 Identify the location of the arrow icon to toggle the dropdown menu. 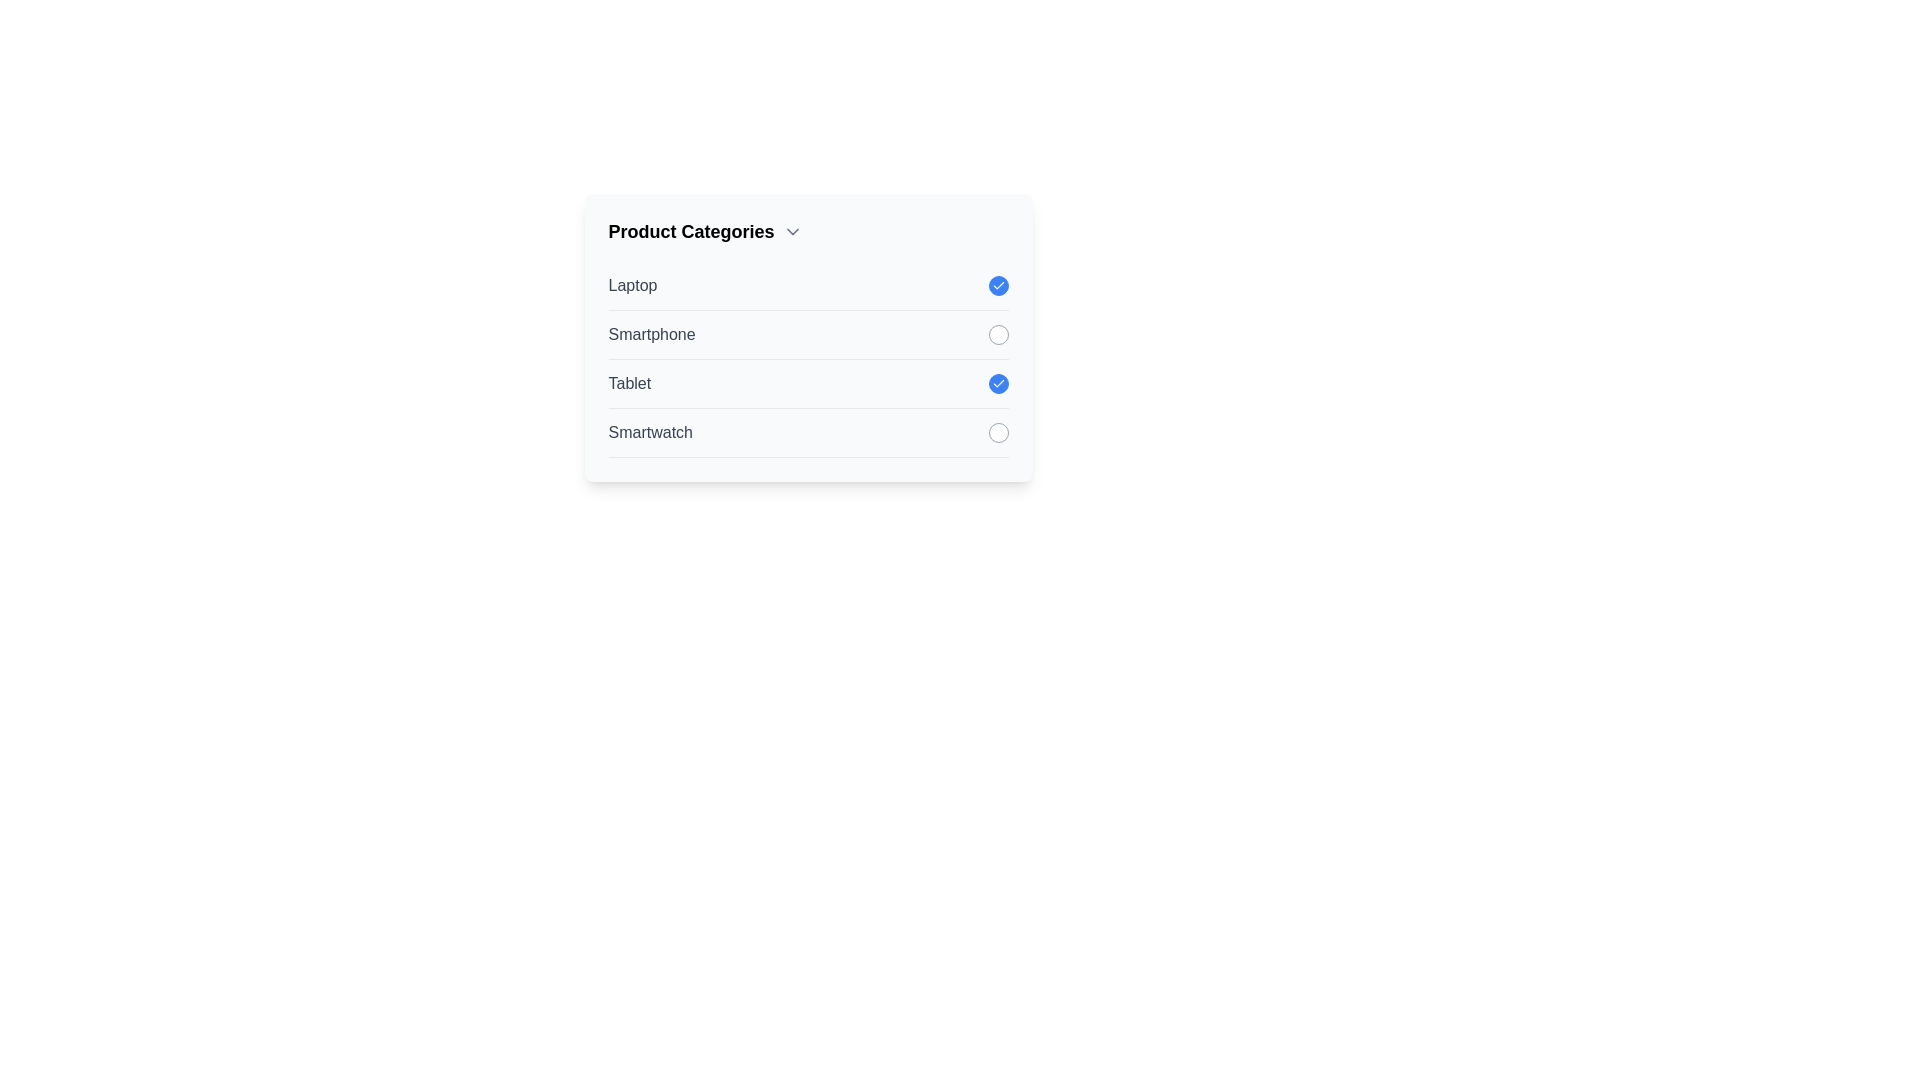
(791, 230).